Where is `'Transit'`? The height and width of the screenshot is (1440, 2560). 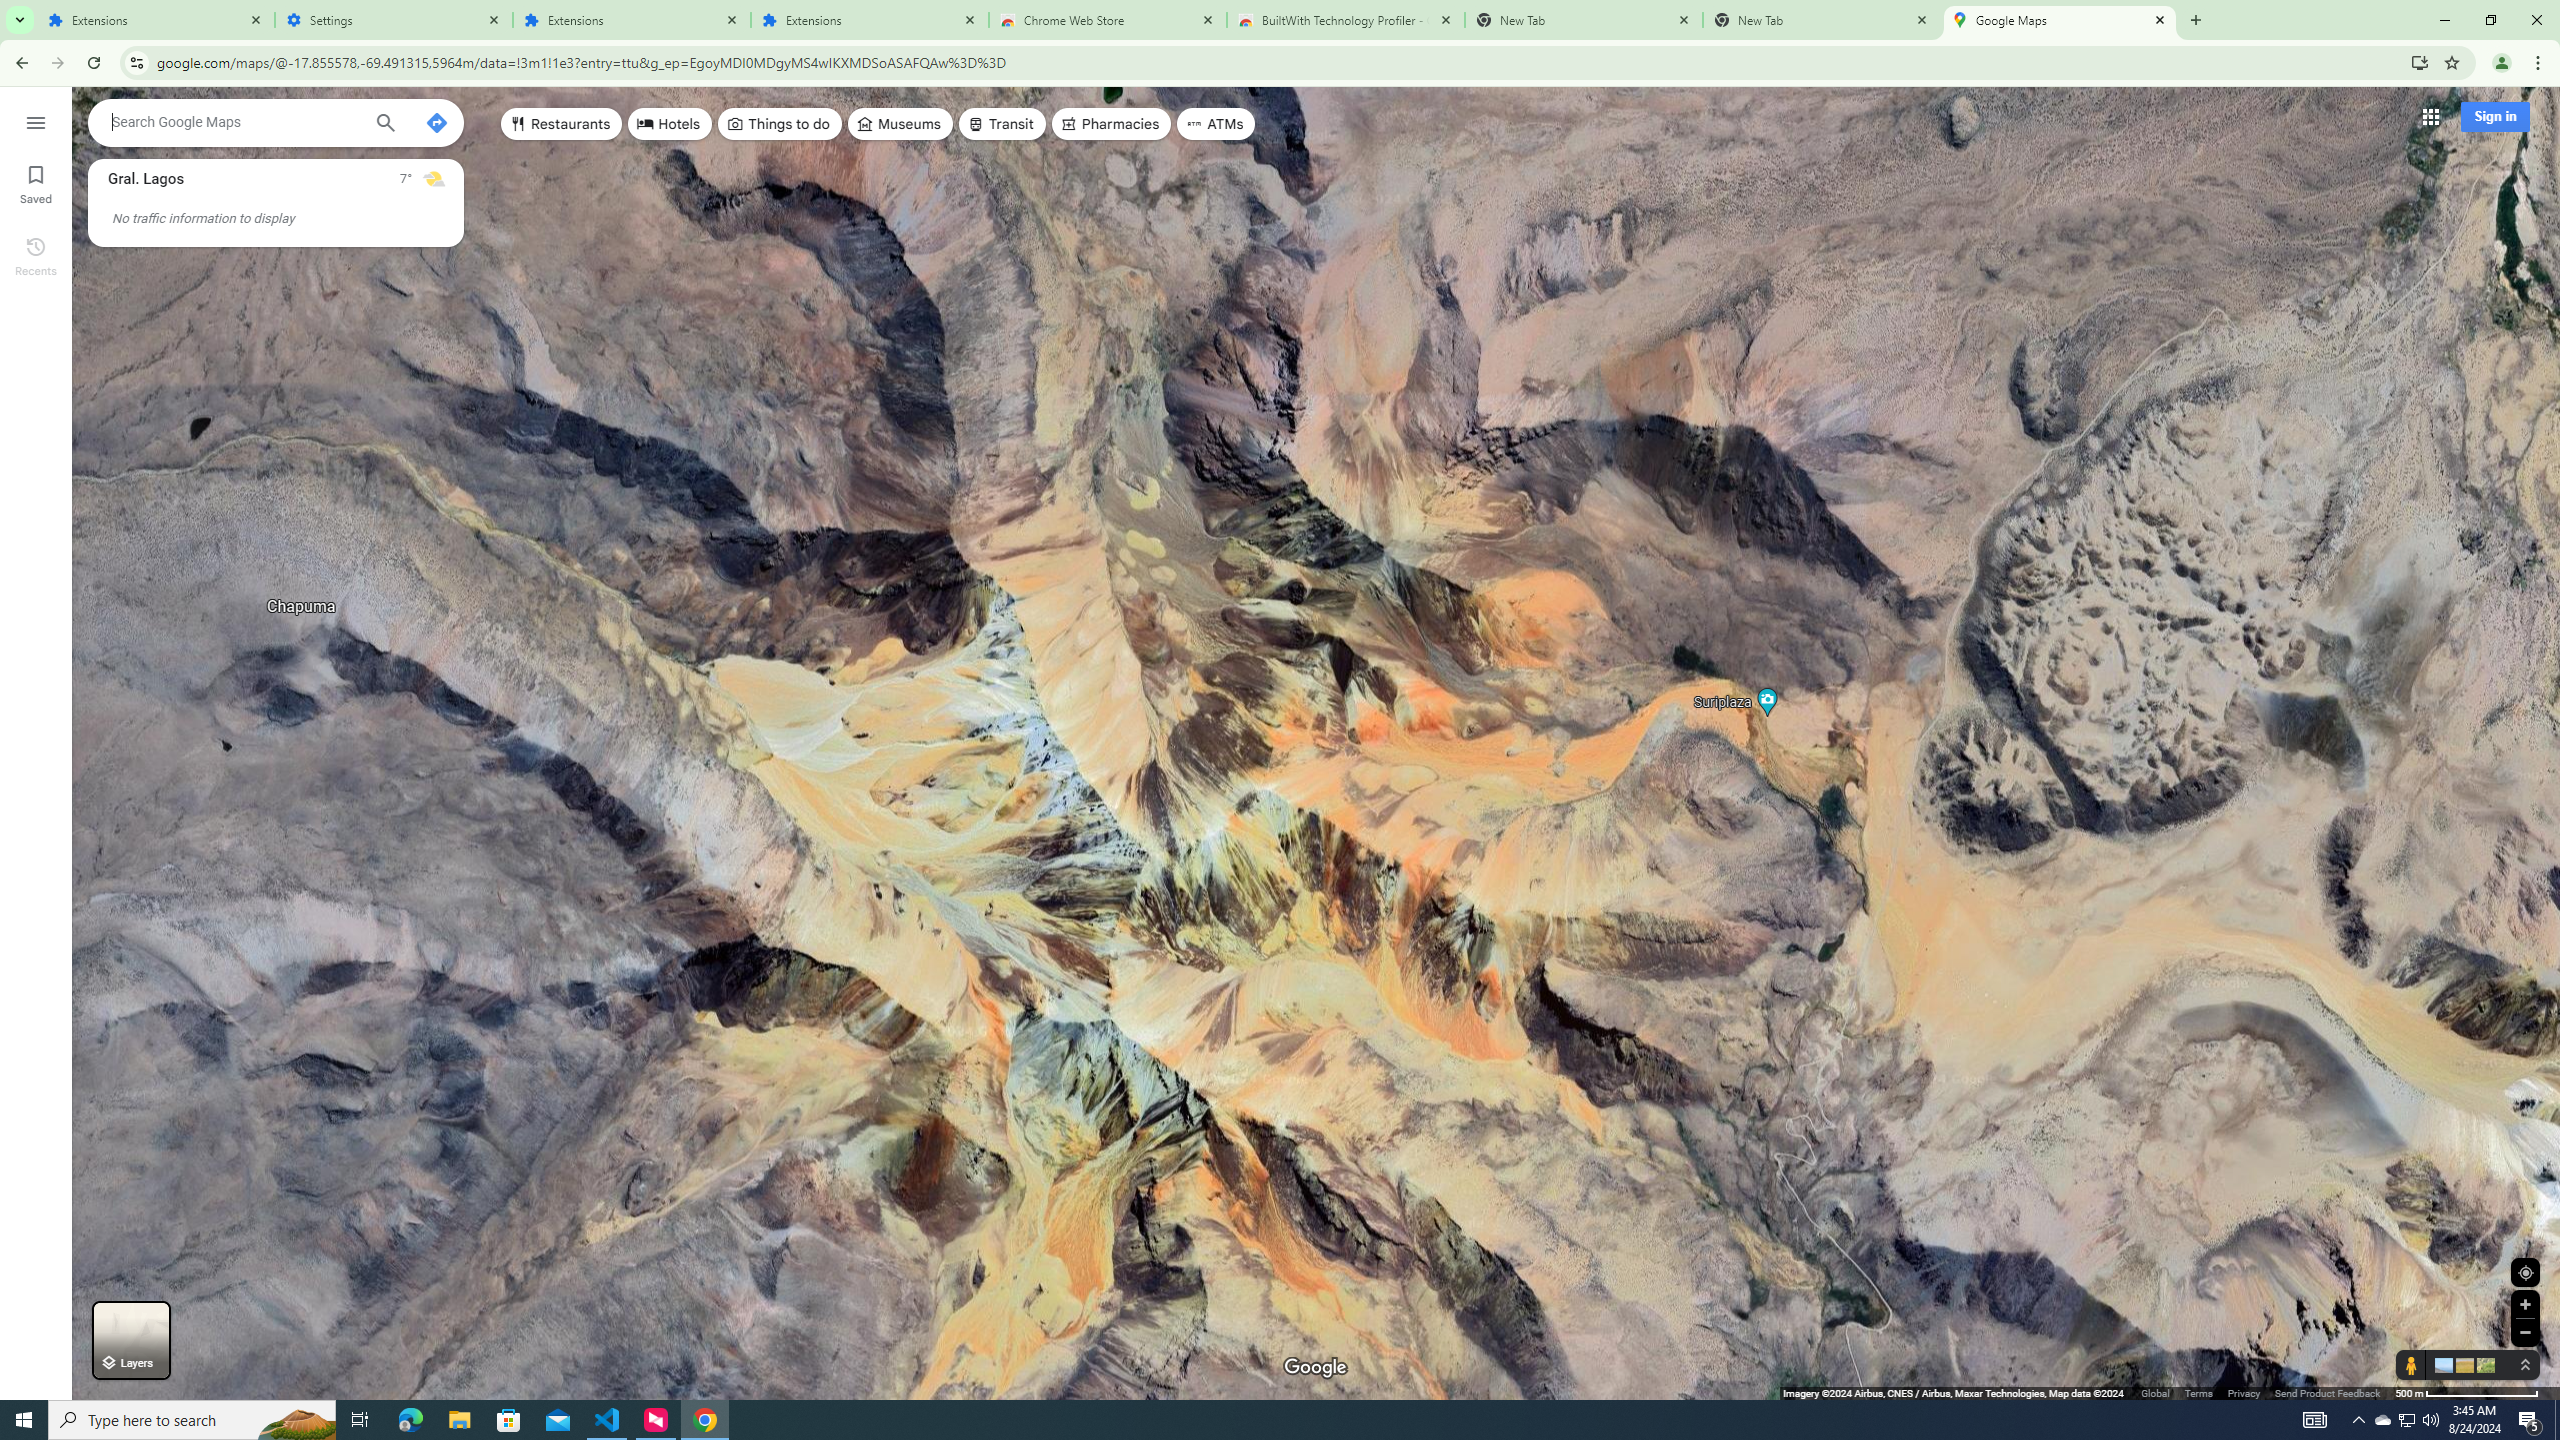 'Transit' is located at coordinates (1002, 122).